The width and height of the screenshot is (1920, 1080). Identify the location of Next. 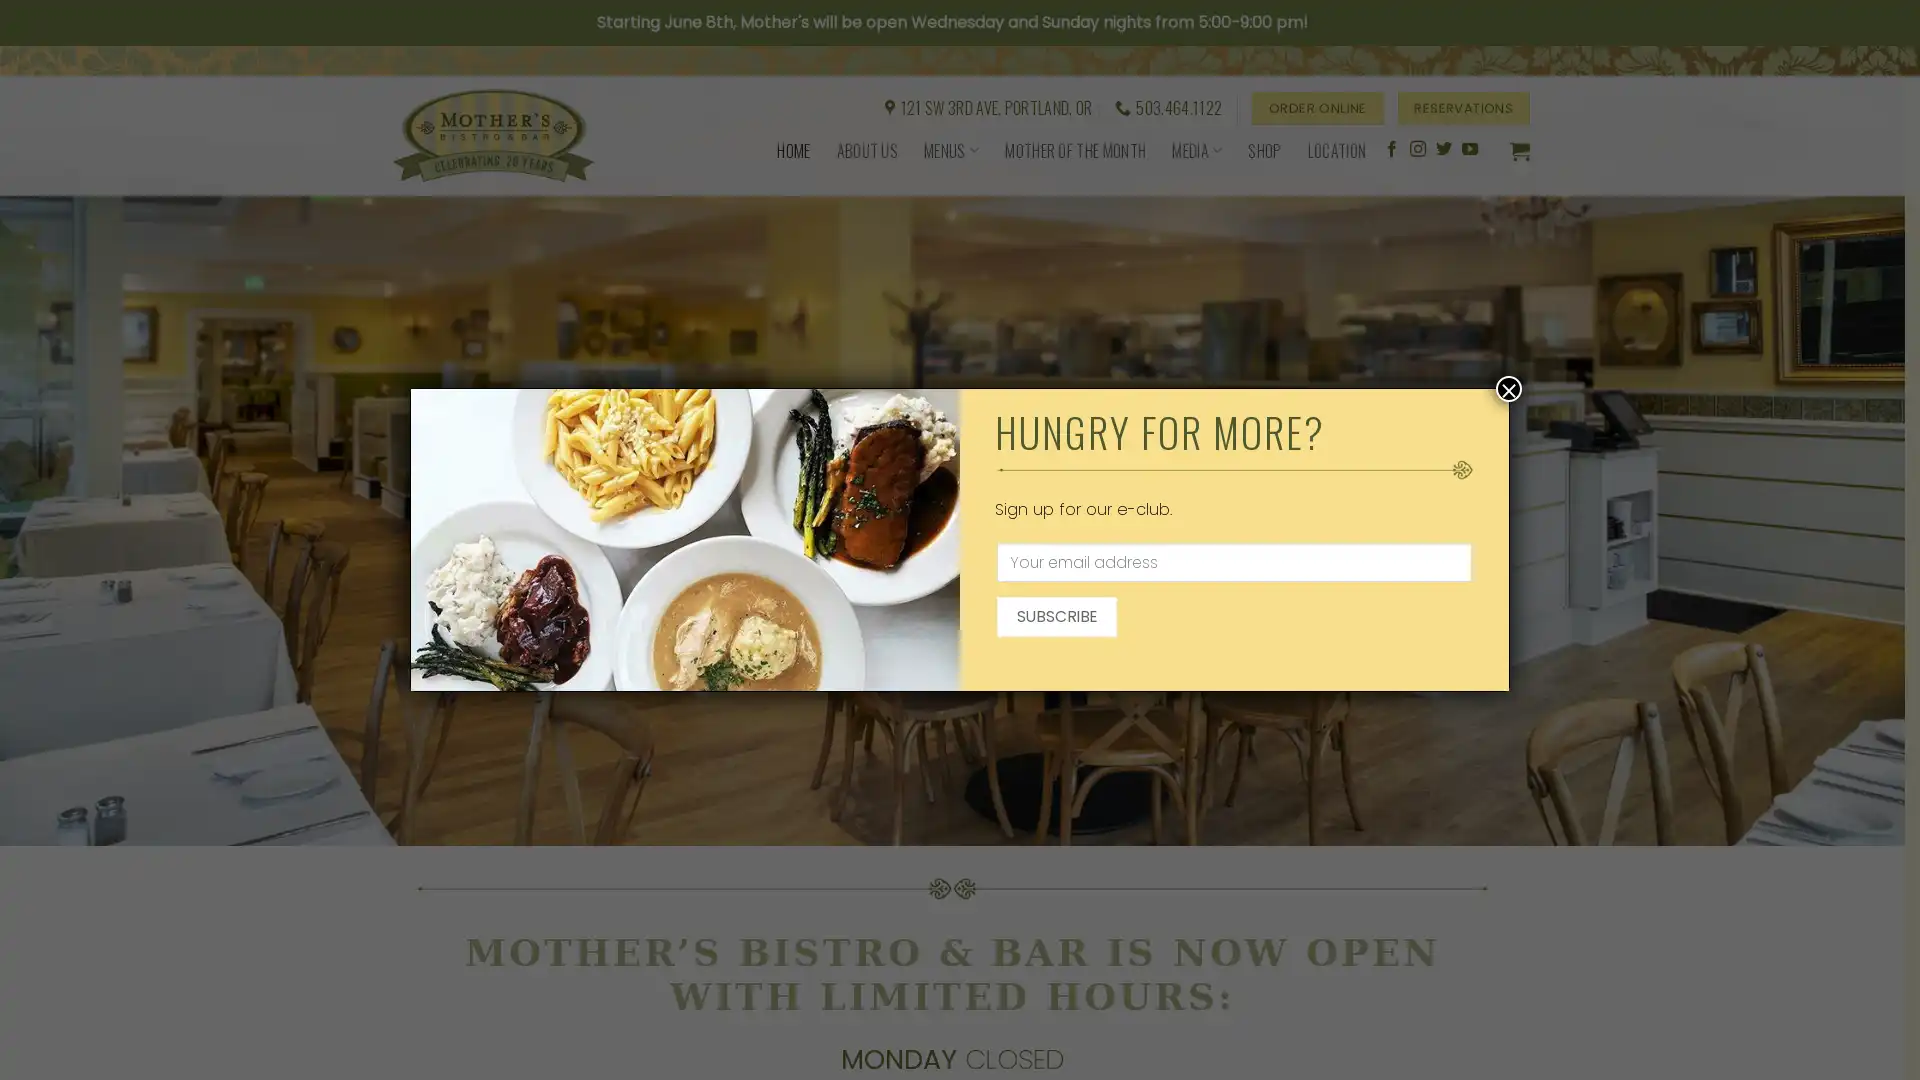
(1840, 443).